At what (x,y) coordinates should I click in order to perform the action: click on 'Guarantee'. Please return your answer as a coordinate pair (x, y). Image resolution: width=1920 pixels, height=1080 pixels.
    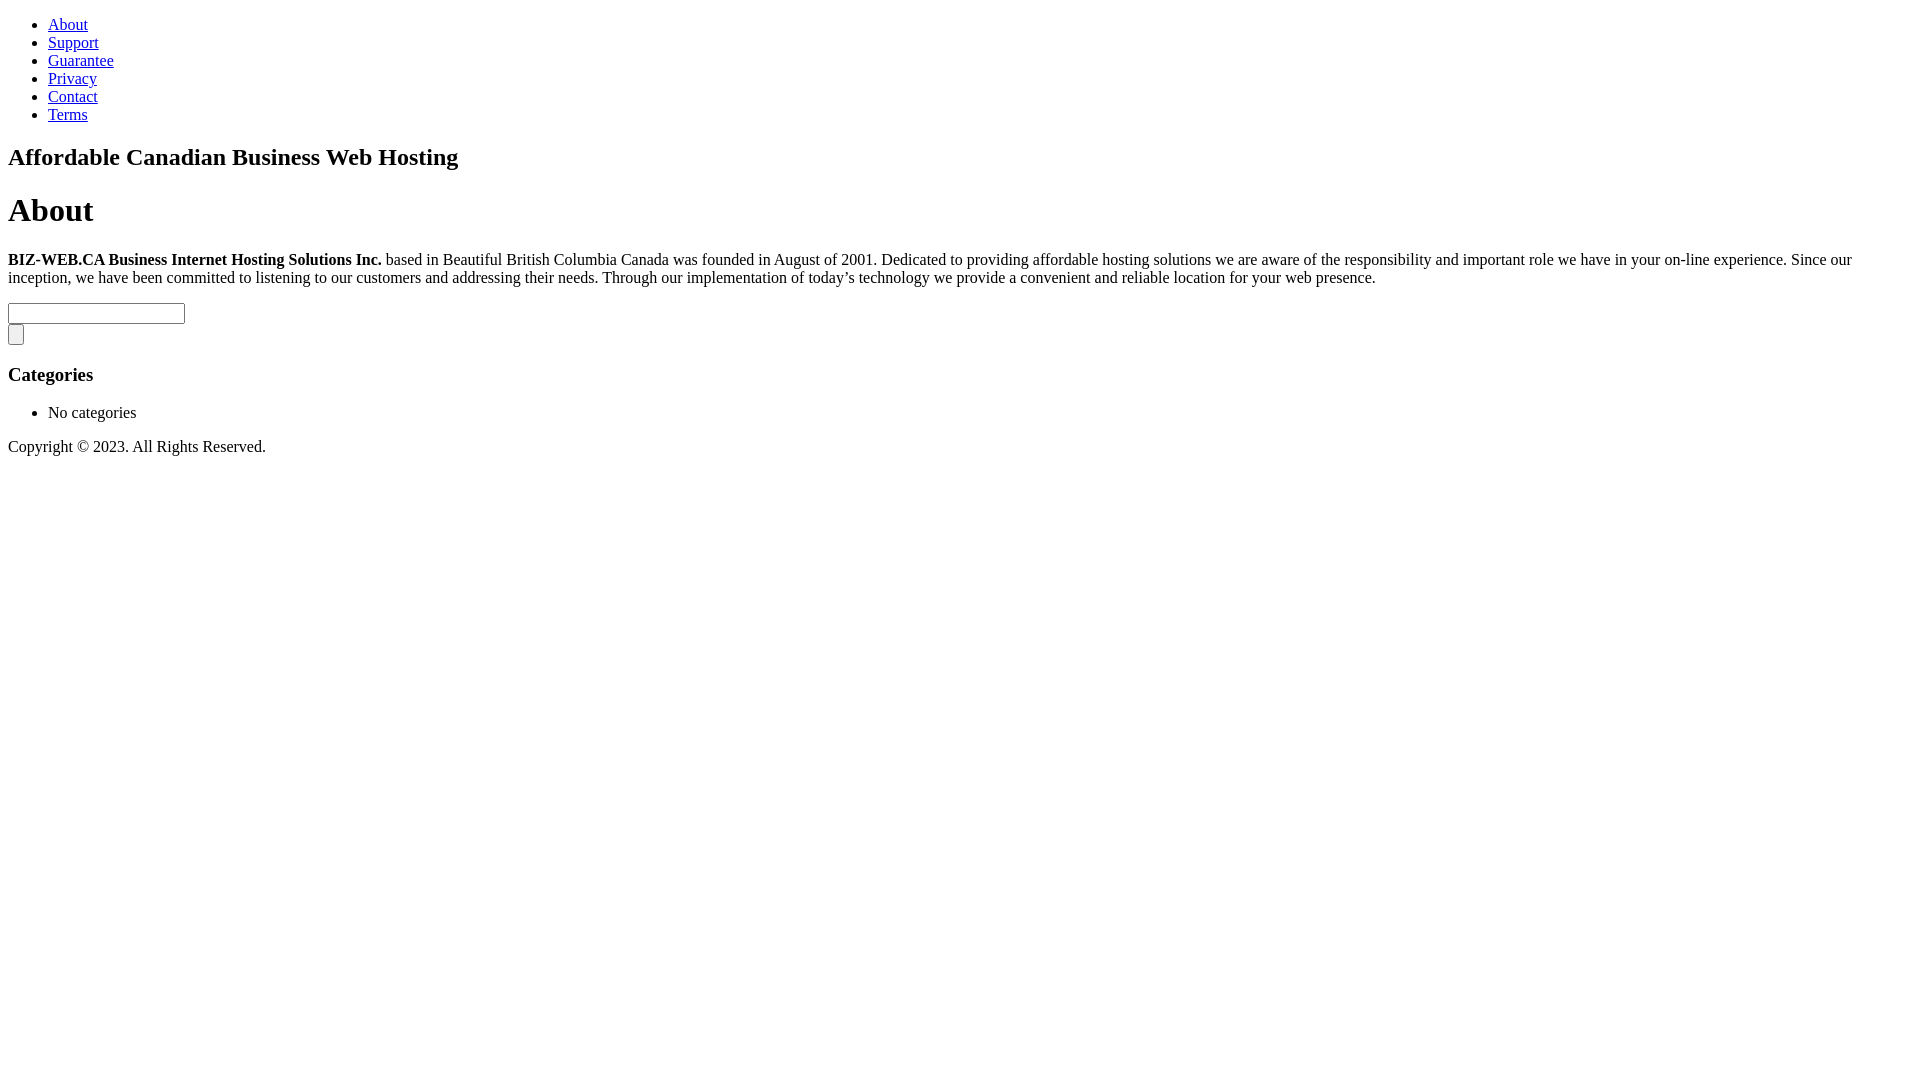
    Looking at the image, I should click on (80, 59).